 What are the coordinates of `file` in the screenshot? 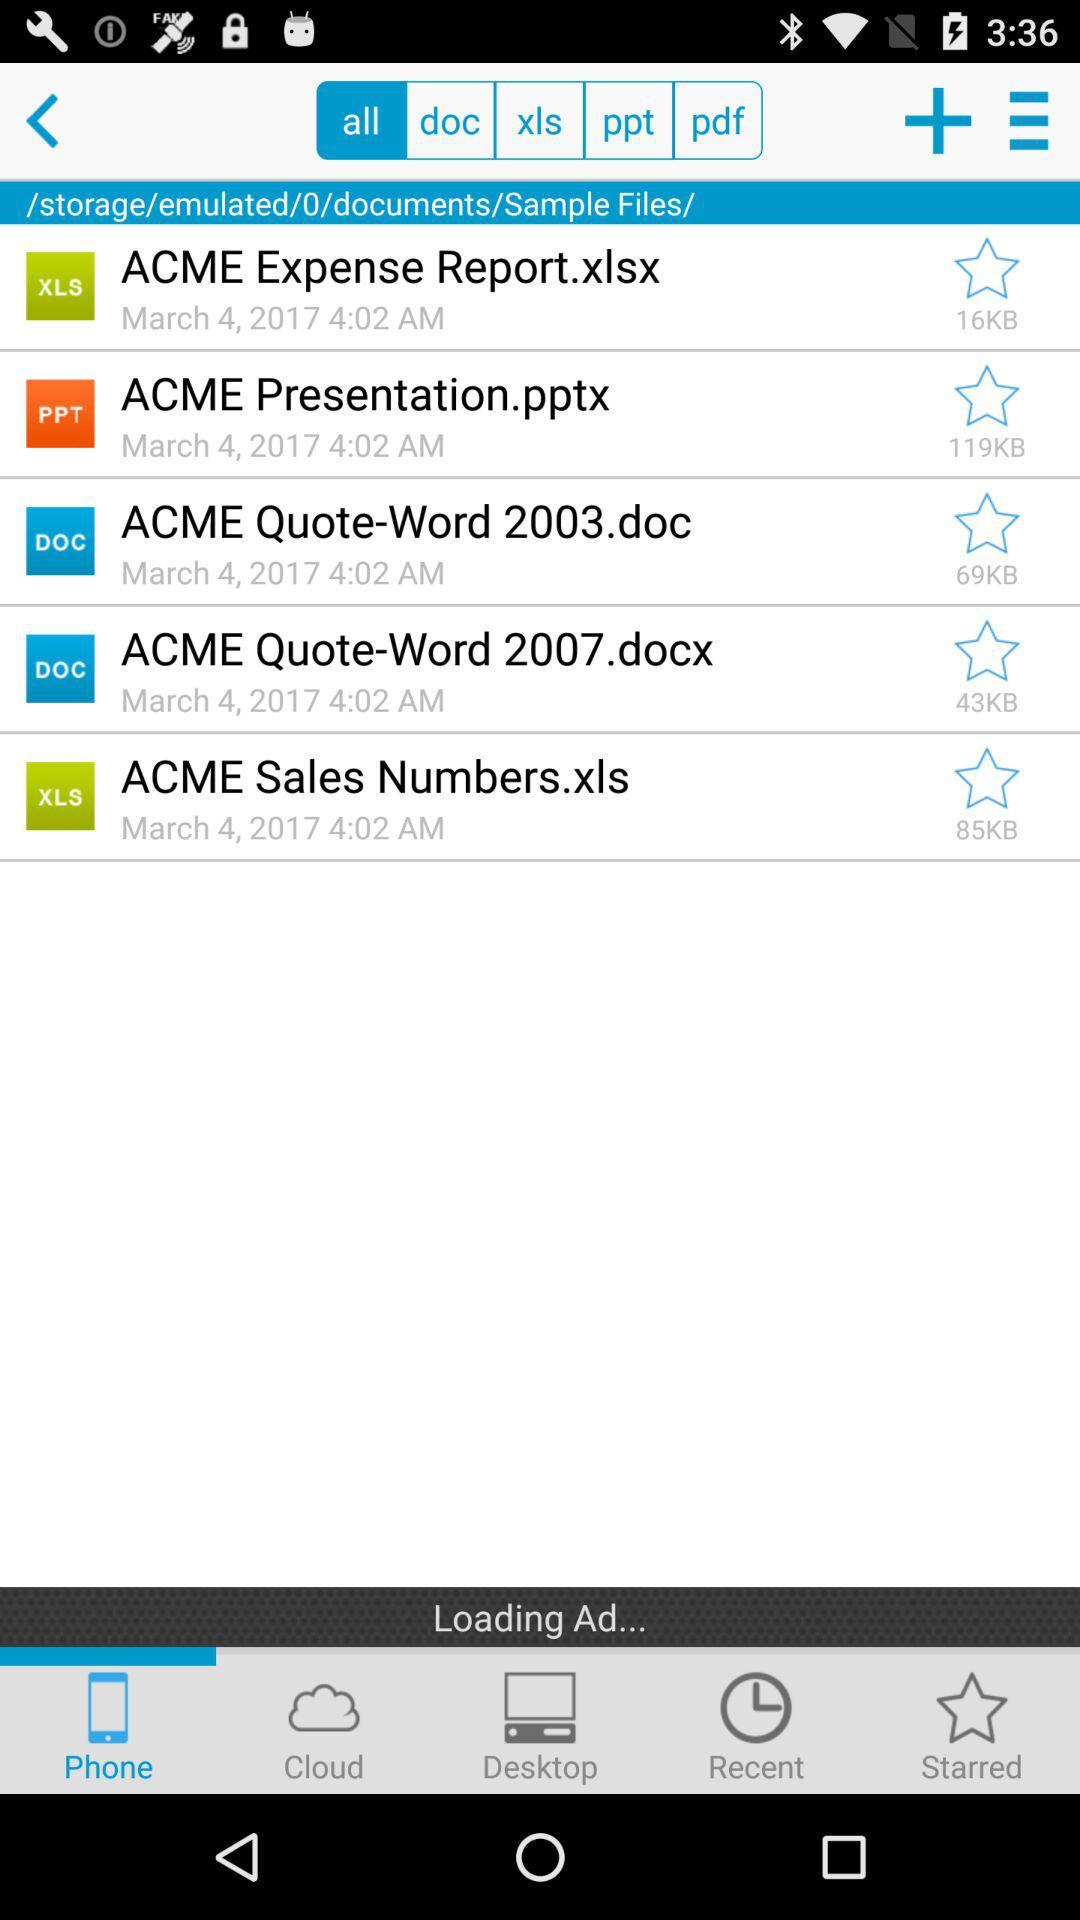 It's located at (986, 651).